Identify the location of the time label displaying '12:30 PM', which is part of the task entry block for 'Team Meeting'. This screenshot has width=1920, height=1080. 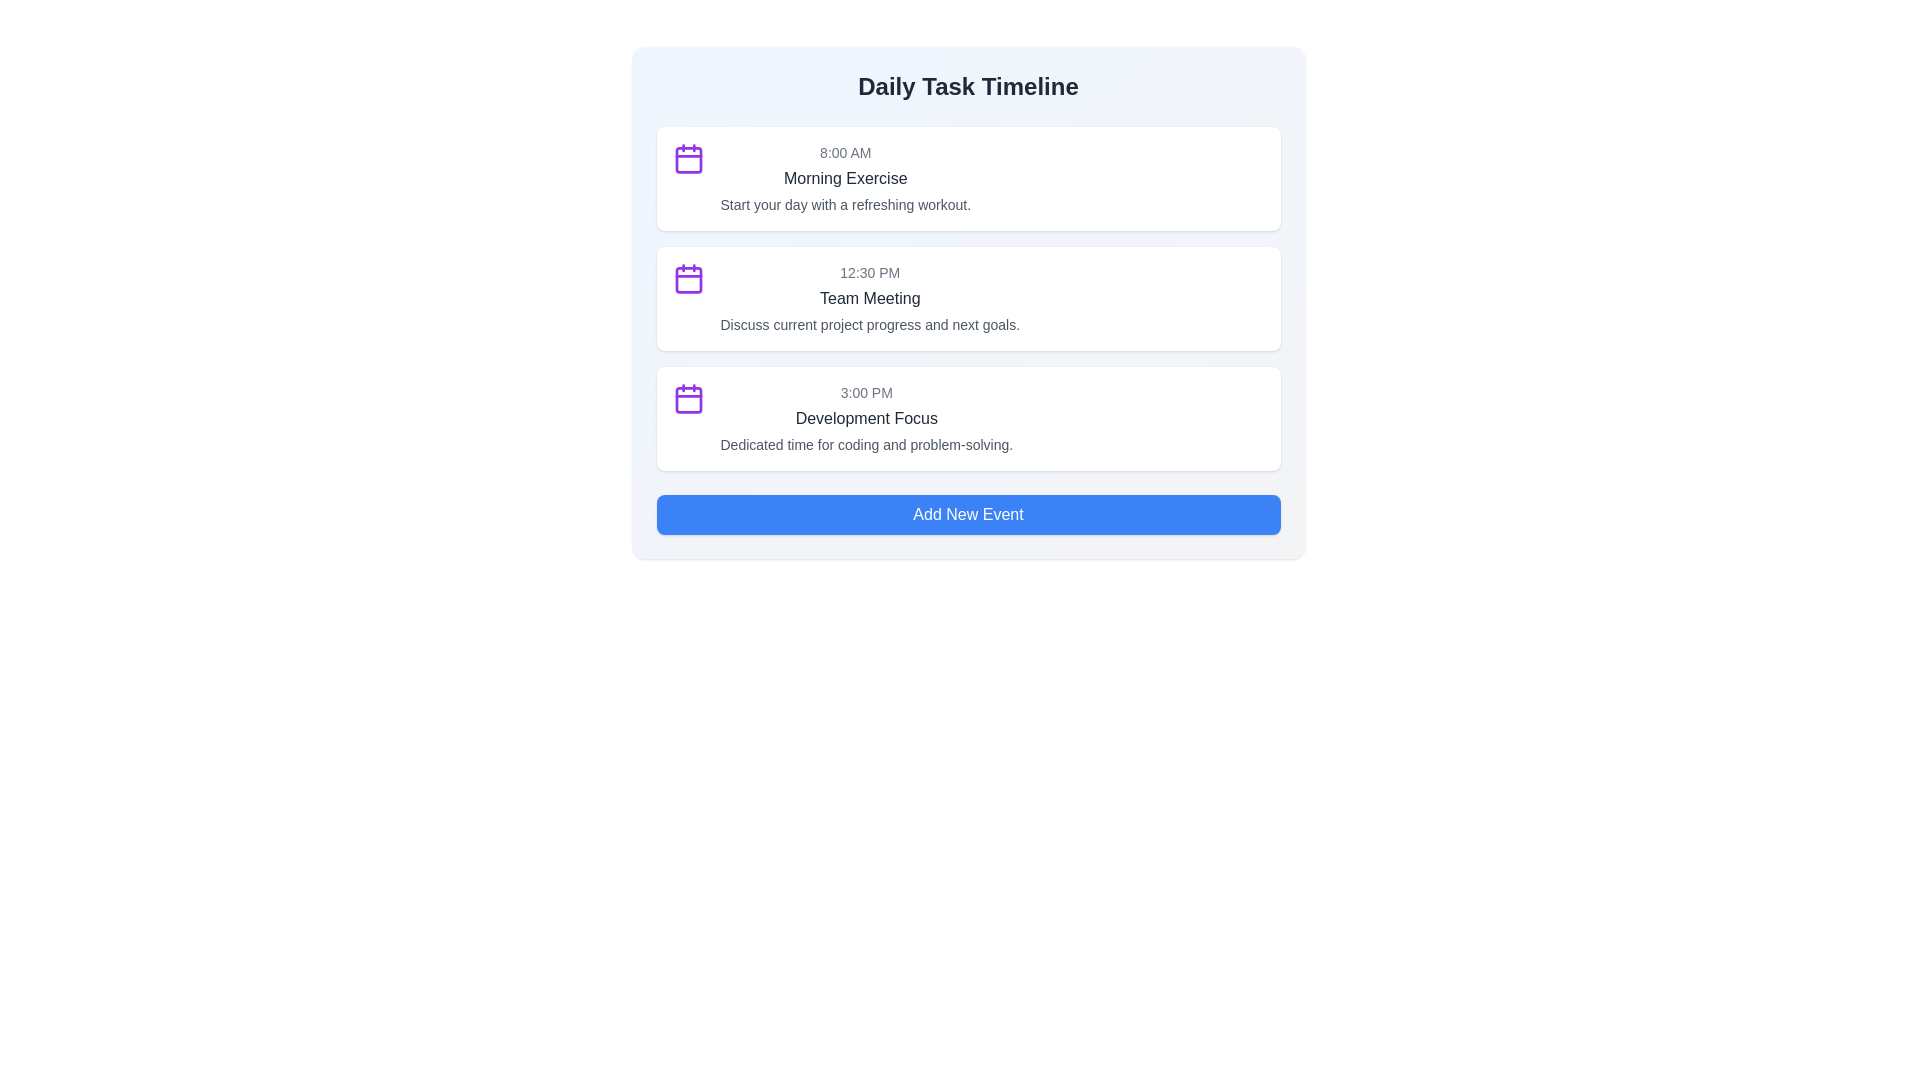
(870, 273).